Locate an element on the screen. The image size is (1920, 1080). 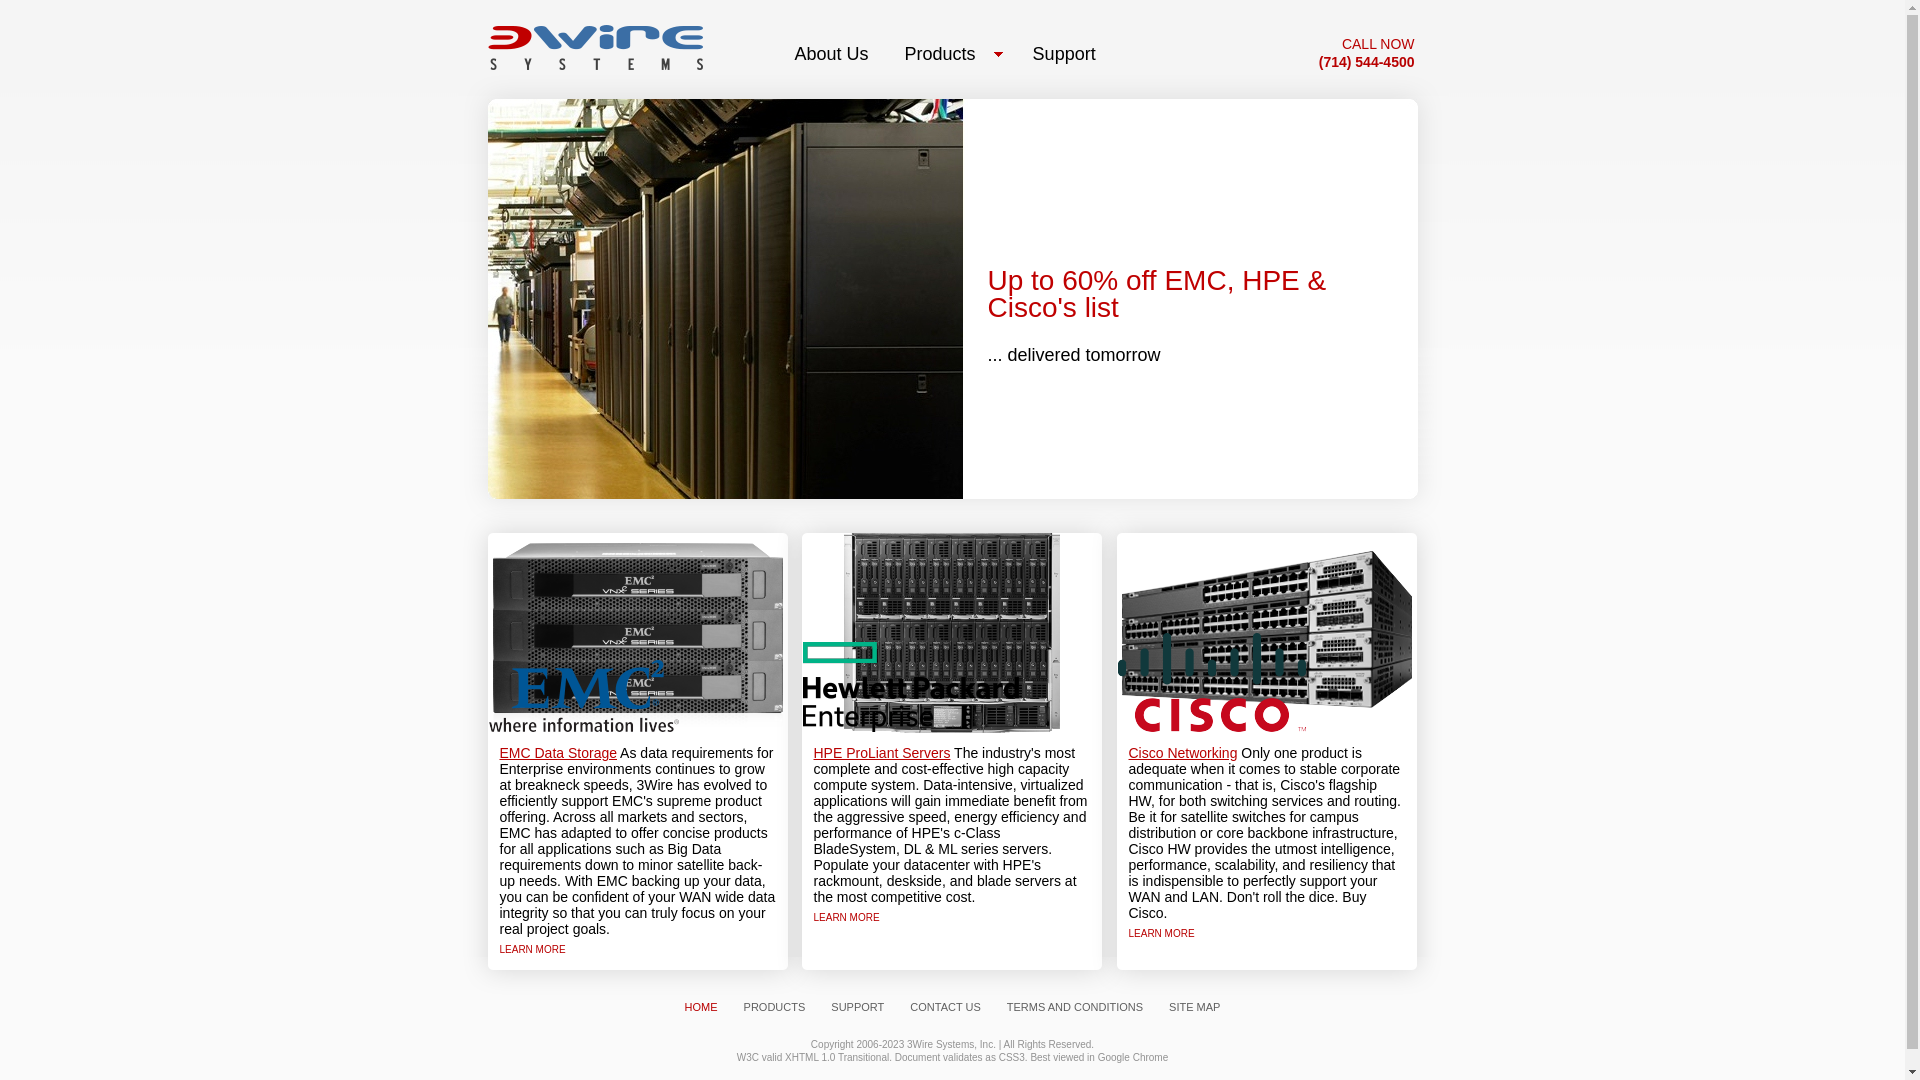
'LEARN MORE' is located at coordinates (1161, 933).